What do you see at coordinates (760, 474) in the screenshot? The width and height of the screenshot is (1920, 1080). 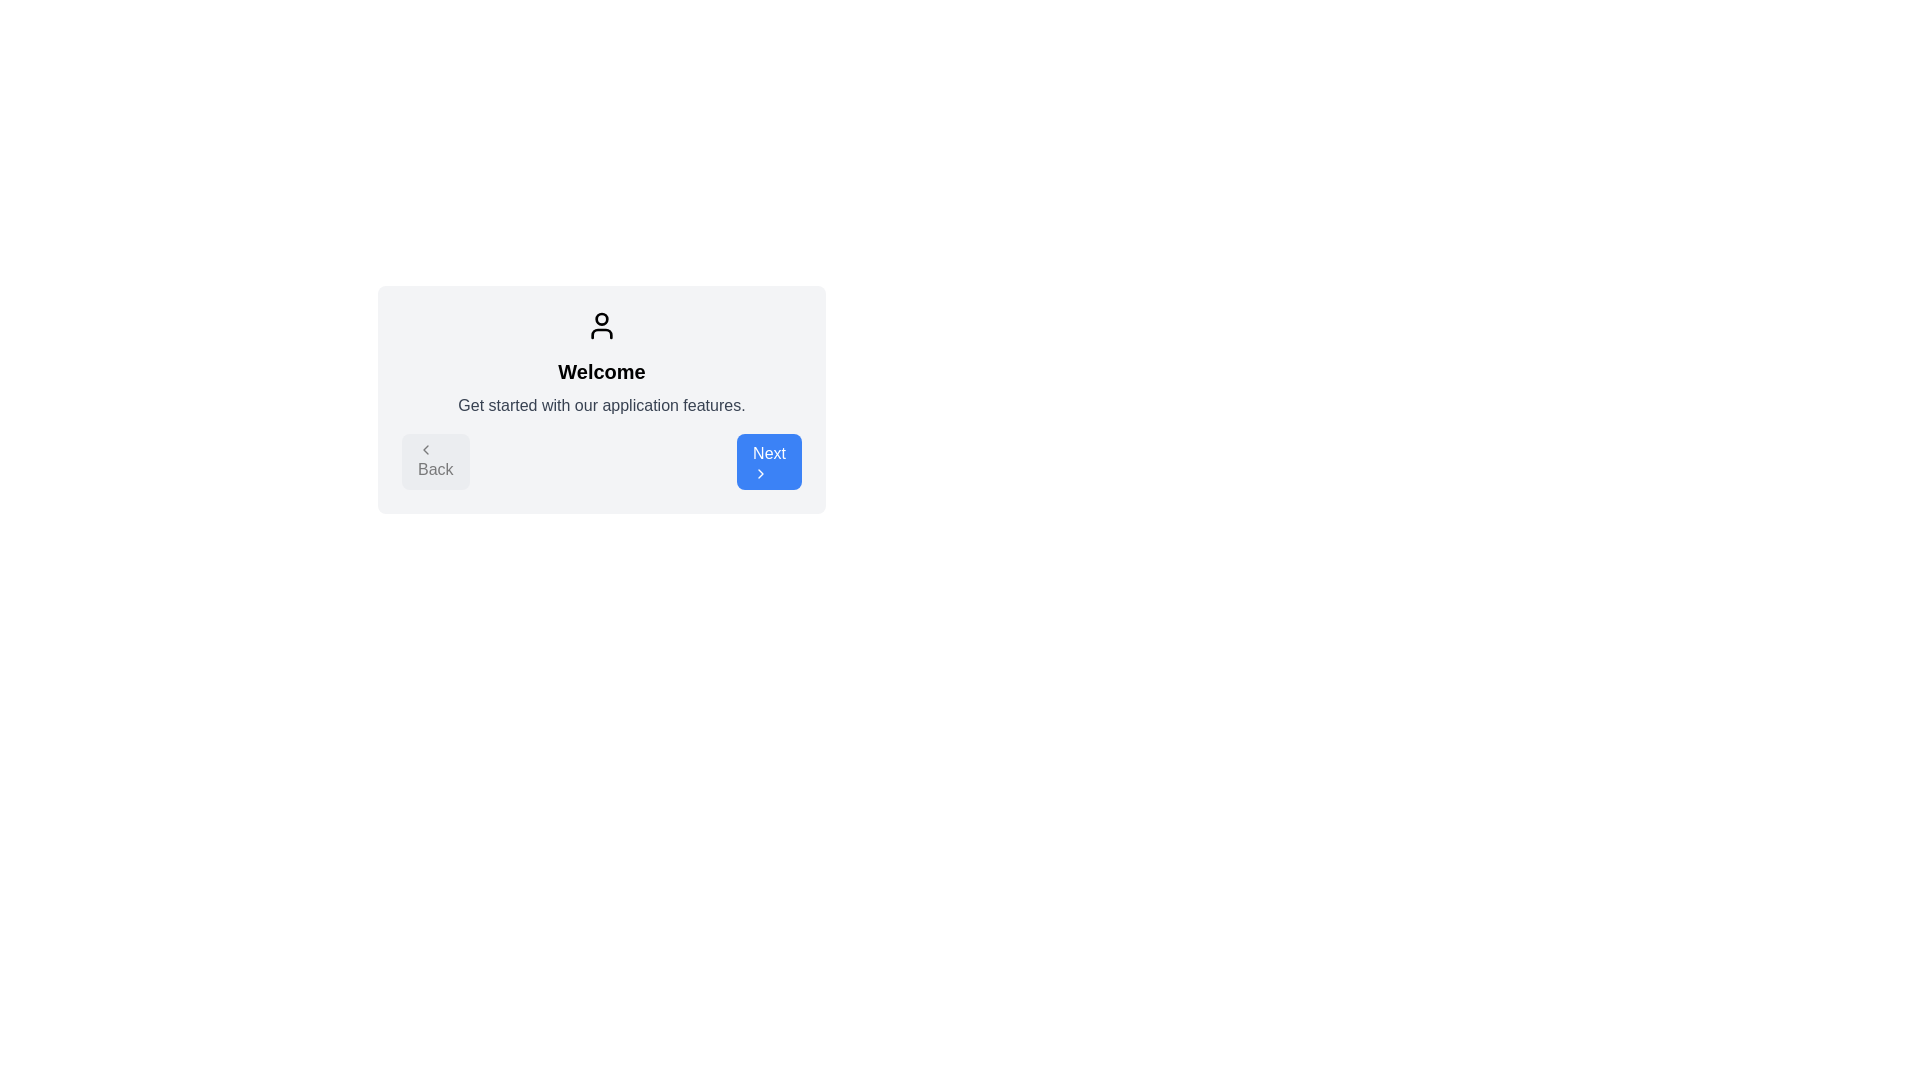 I see `the 'Next' button which contains a right-pointing chevron arrow icon, located at the bottom of the welcome dialogue` at bounding box center [760, 474].